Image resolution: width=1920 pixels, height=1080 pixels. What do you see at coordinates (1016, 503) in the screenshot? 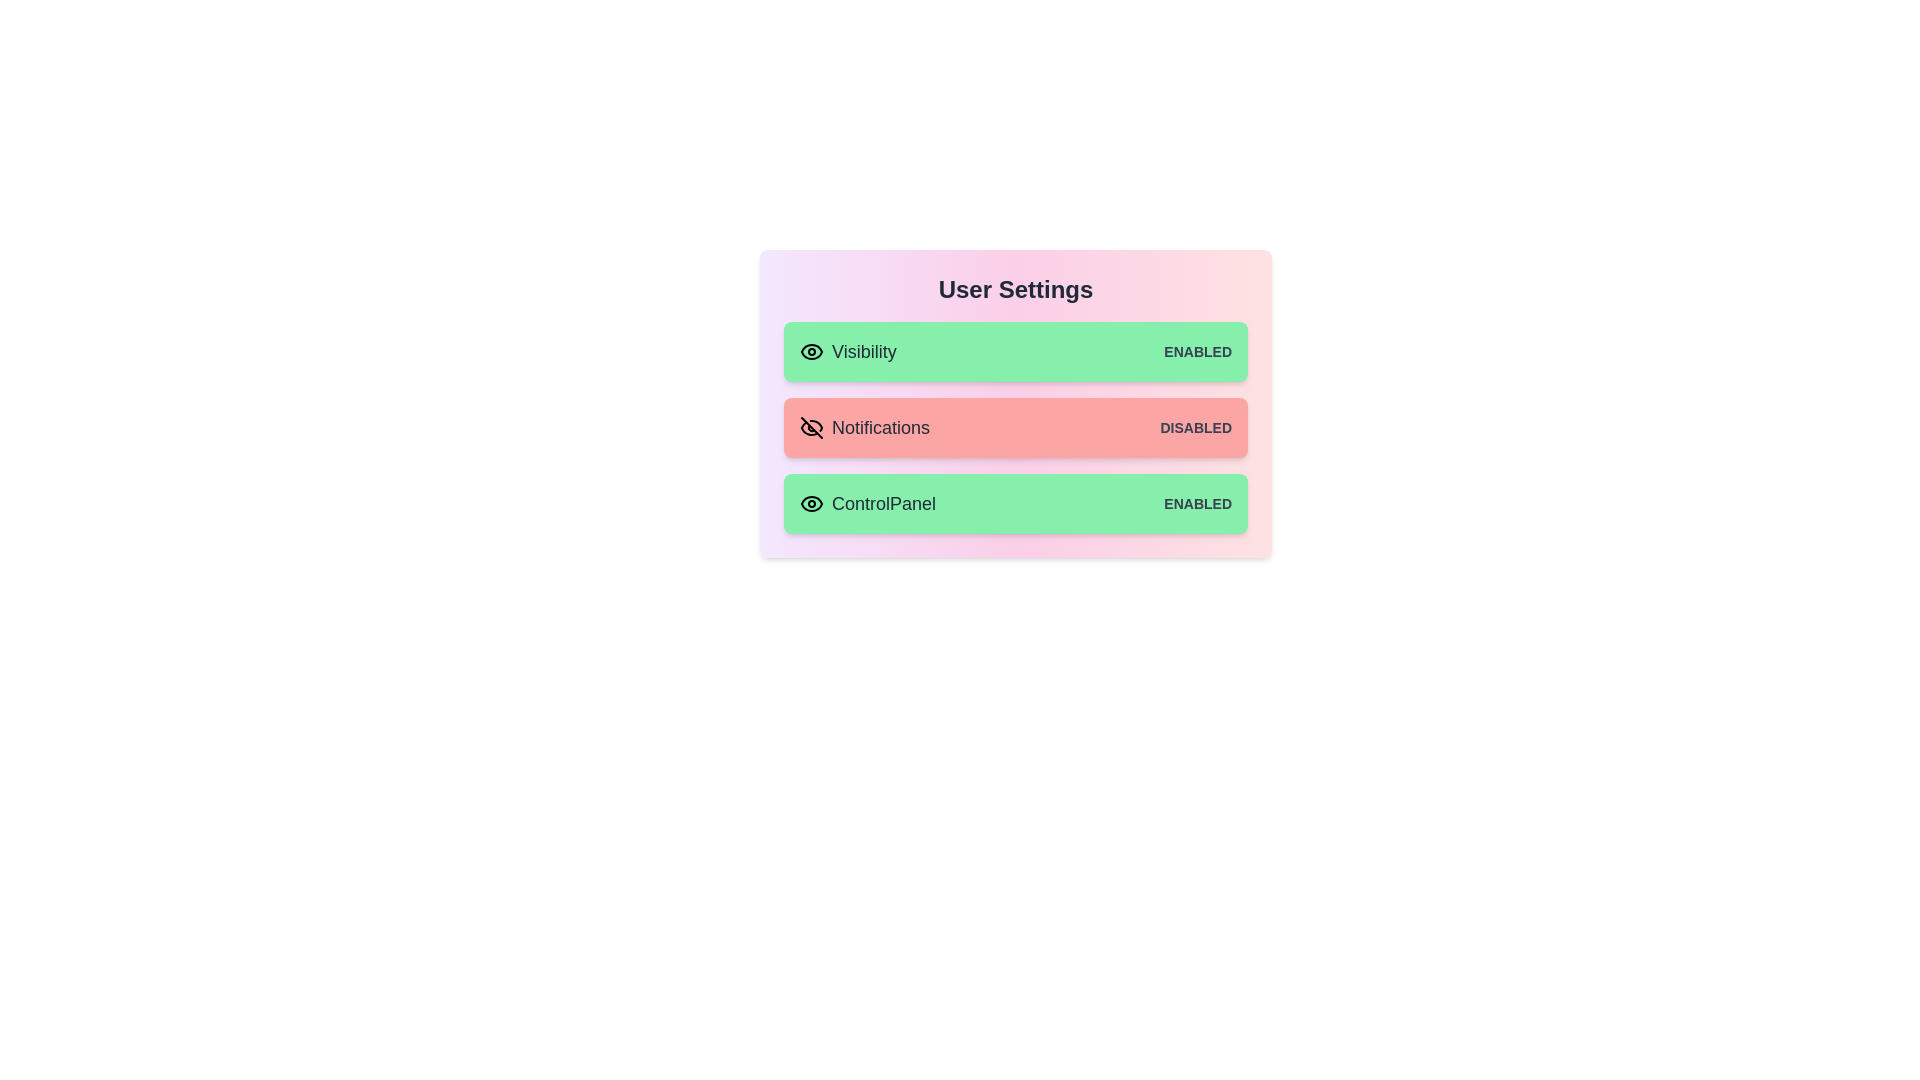
I see `the item corresponding to ControlPanel to observe its hover effect` at bounding box center [1016, 503].